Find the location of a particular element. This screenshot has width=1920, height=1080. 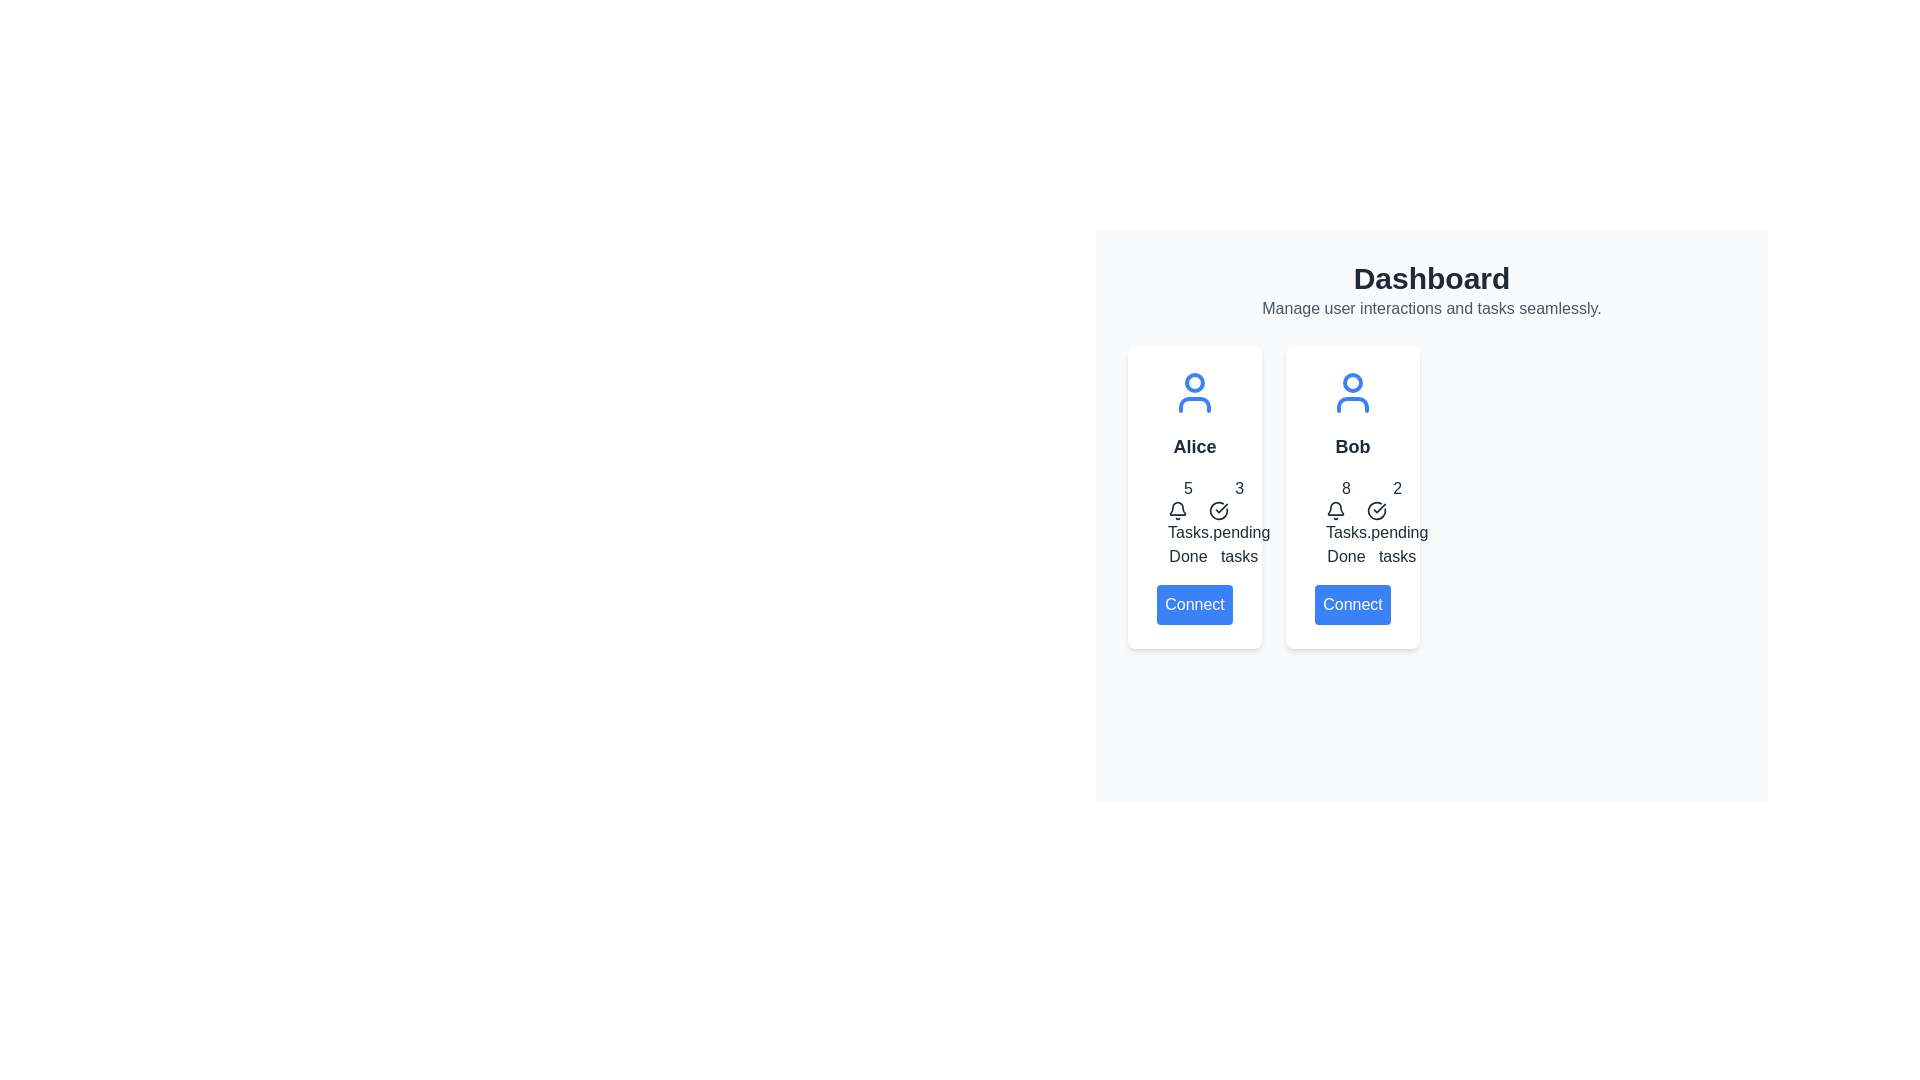

the blue circular graphic element located near the top of Bob's user icon in the second user card is located at coordinates (1353, 382).